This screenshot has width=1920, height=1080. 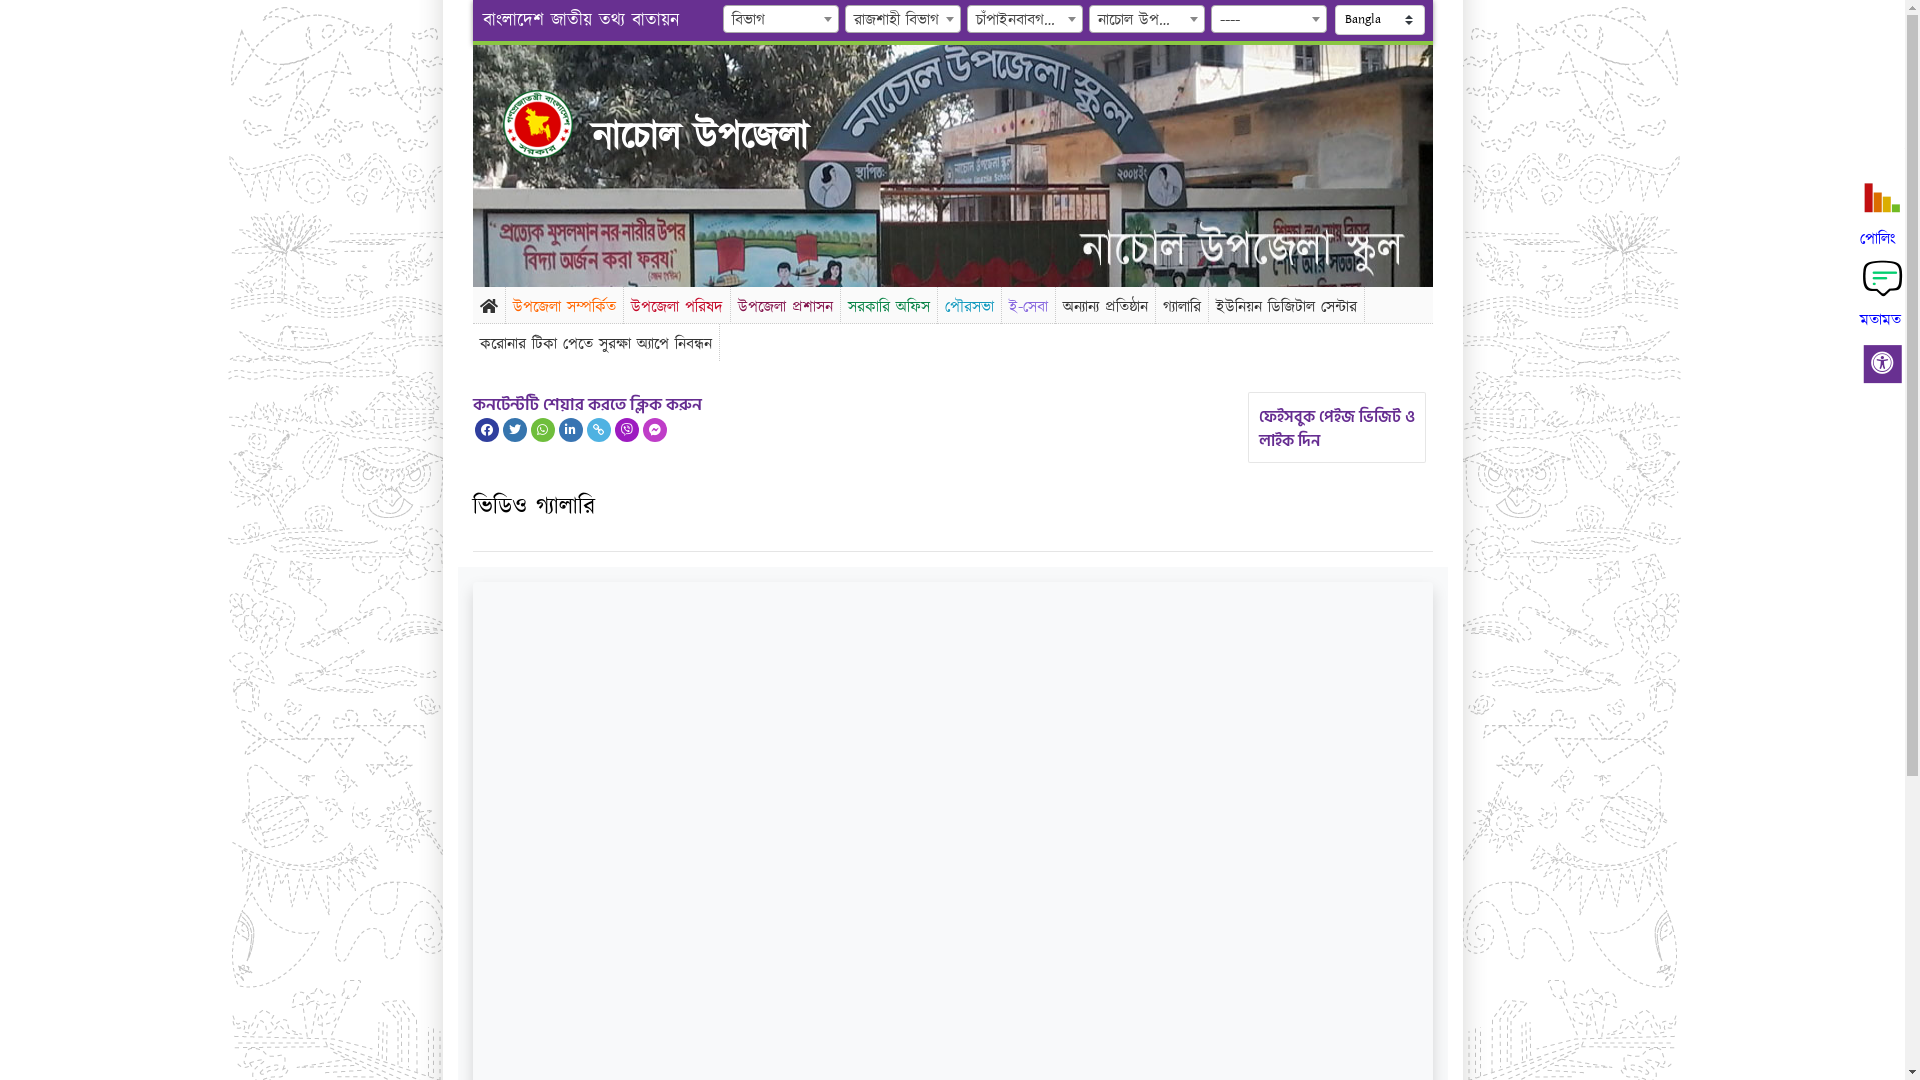 I want to click on ', so click(x=554, y=123).